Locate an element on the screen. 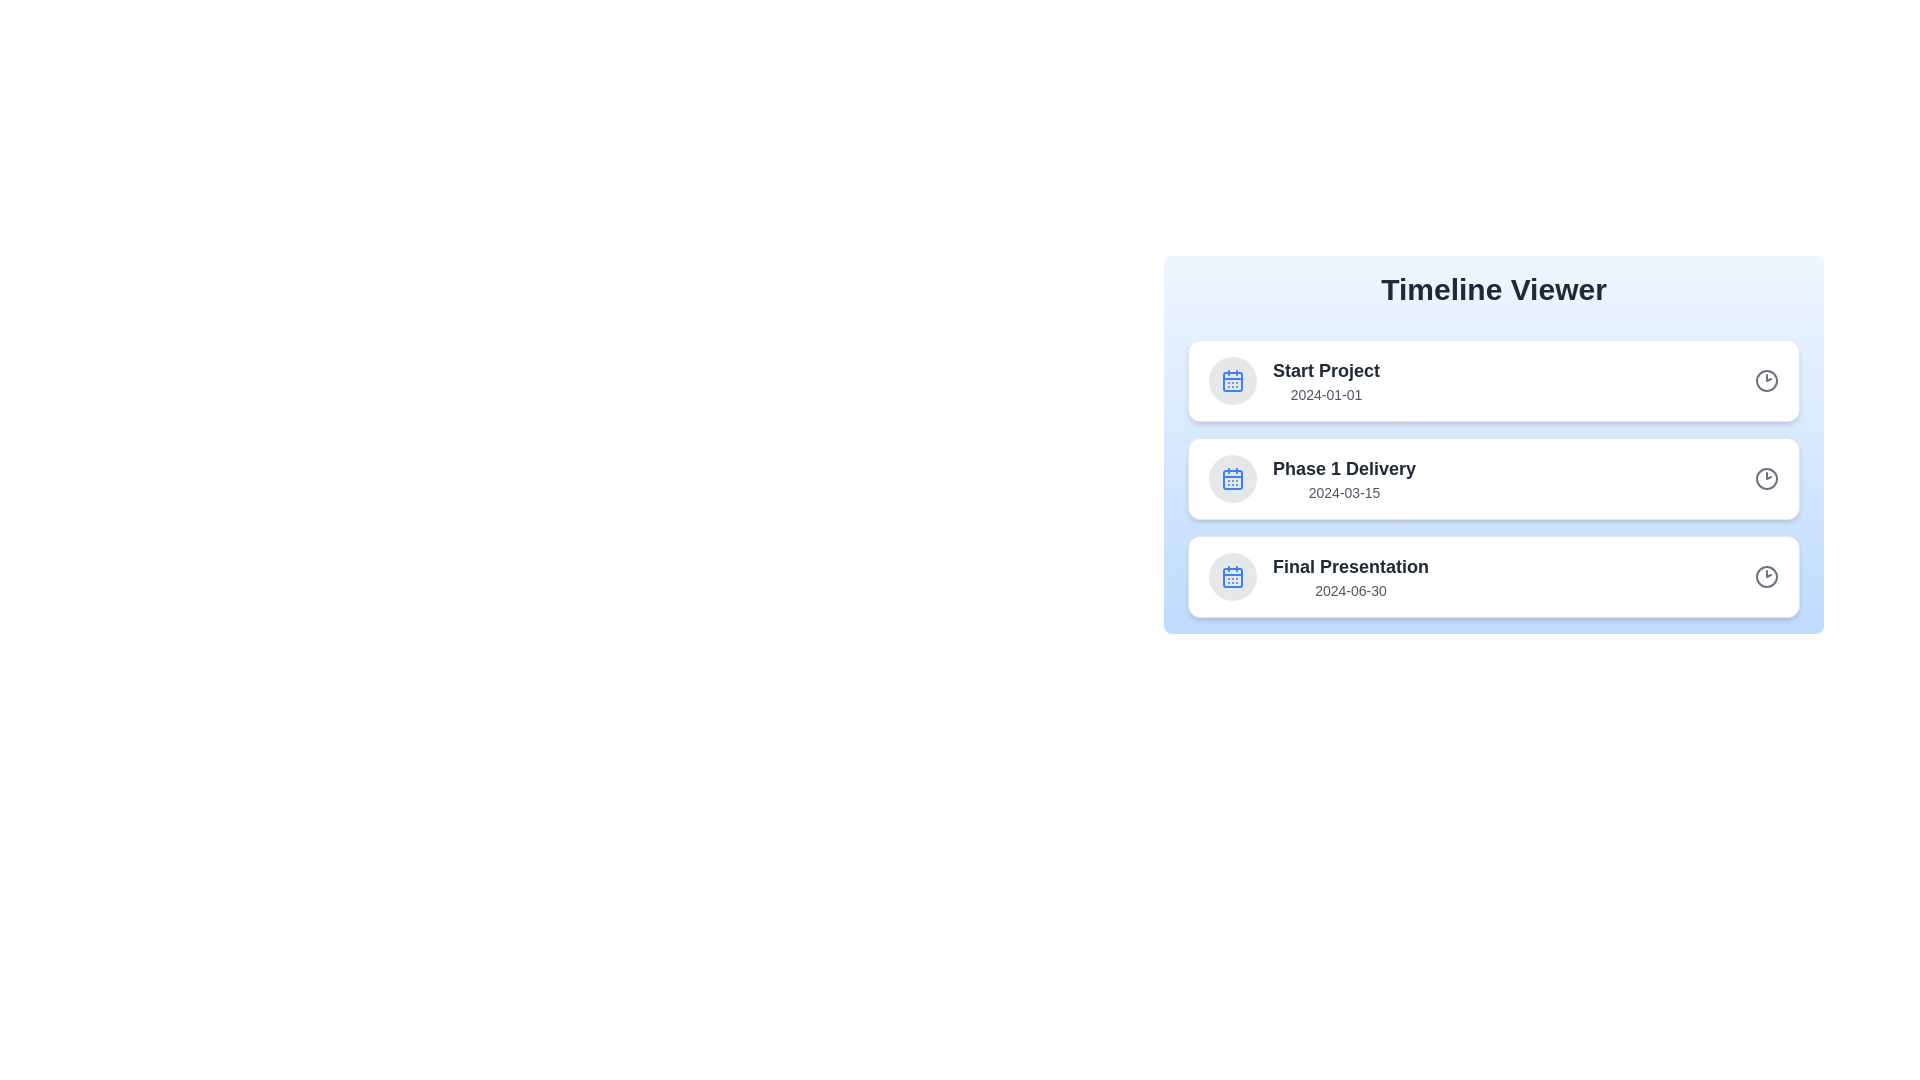 This screenshot has width=1920, height=1080. the text label displaying the title 'Final Presentation', which is styled in bold and located in the third row of the timeline list is located at coordinates (1351, 567).